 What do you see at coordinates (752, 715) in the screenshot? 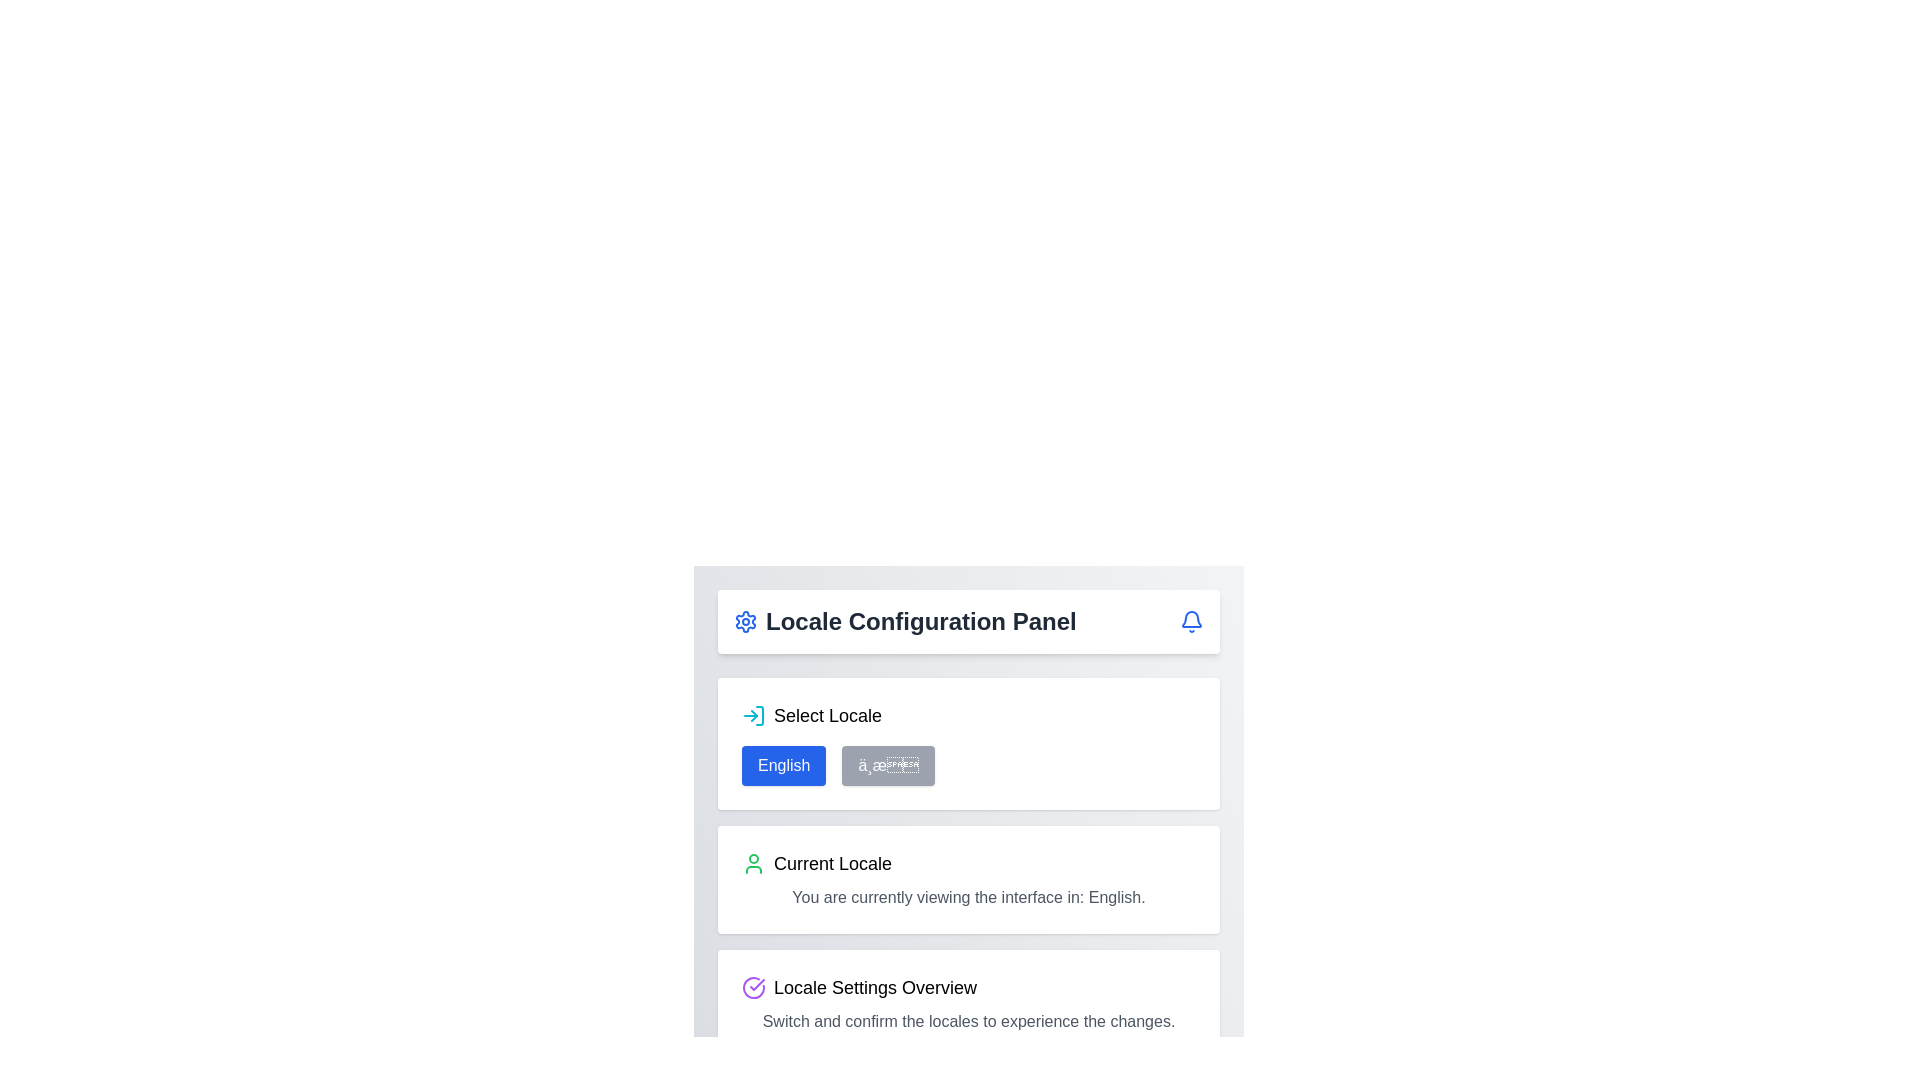
I see `the icon located in the 'Select Locale' section, positioned at the top-left corner` at bounding box center [752, 715].